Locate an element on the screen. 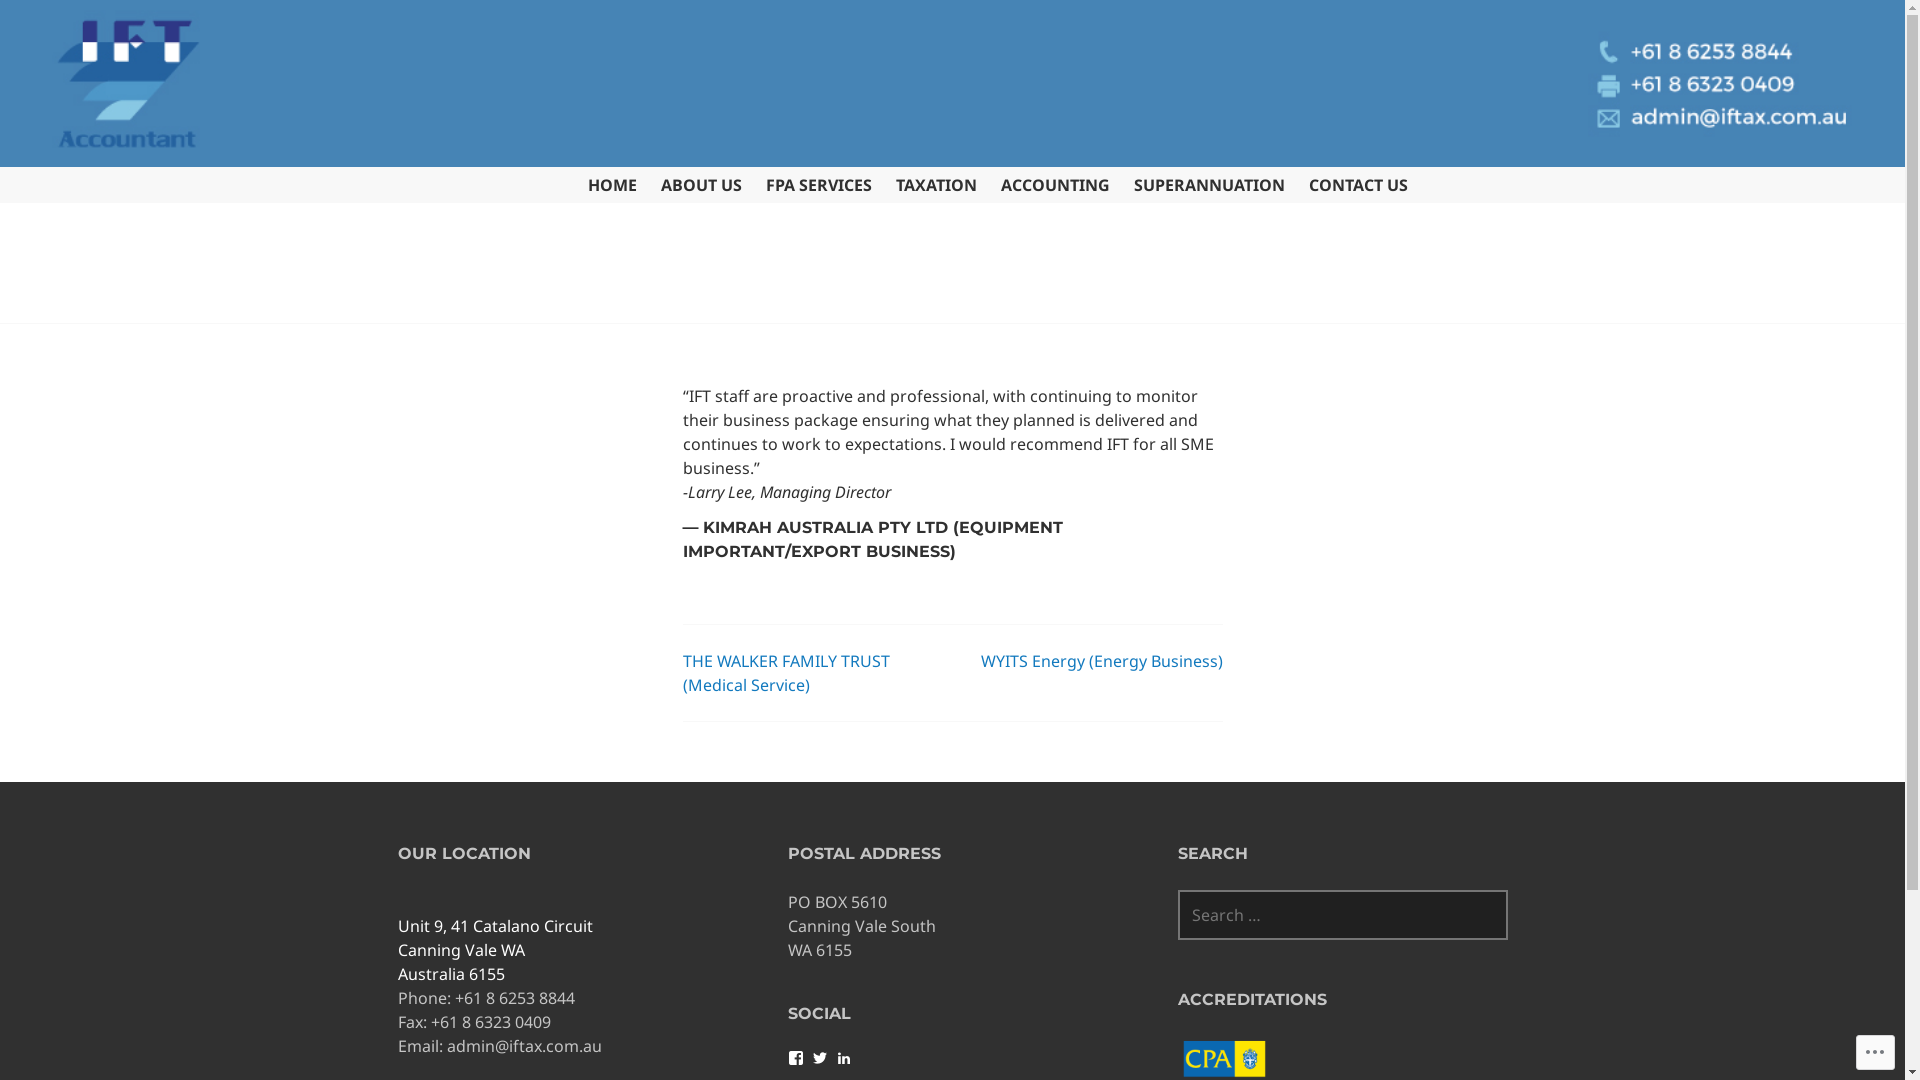 This screenshot has width=1920, height=1080. 'FPA SERVICES' is located at coordinates (819, 185).